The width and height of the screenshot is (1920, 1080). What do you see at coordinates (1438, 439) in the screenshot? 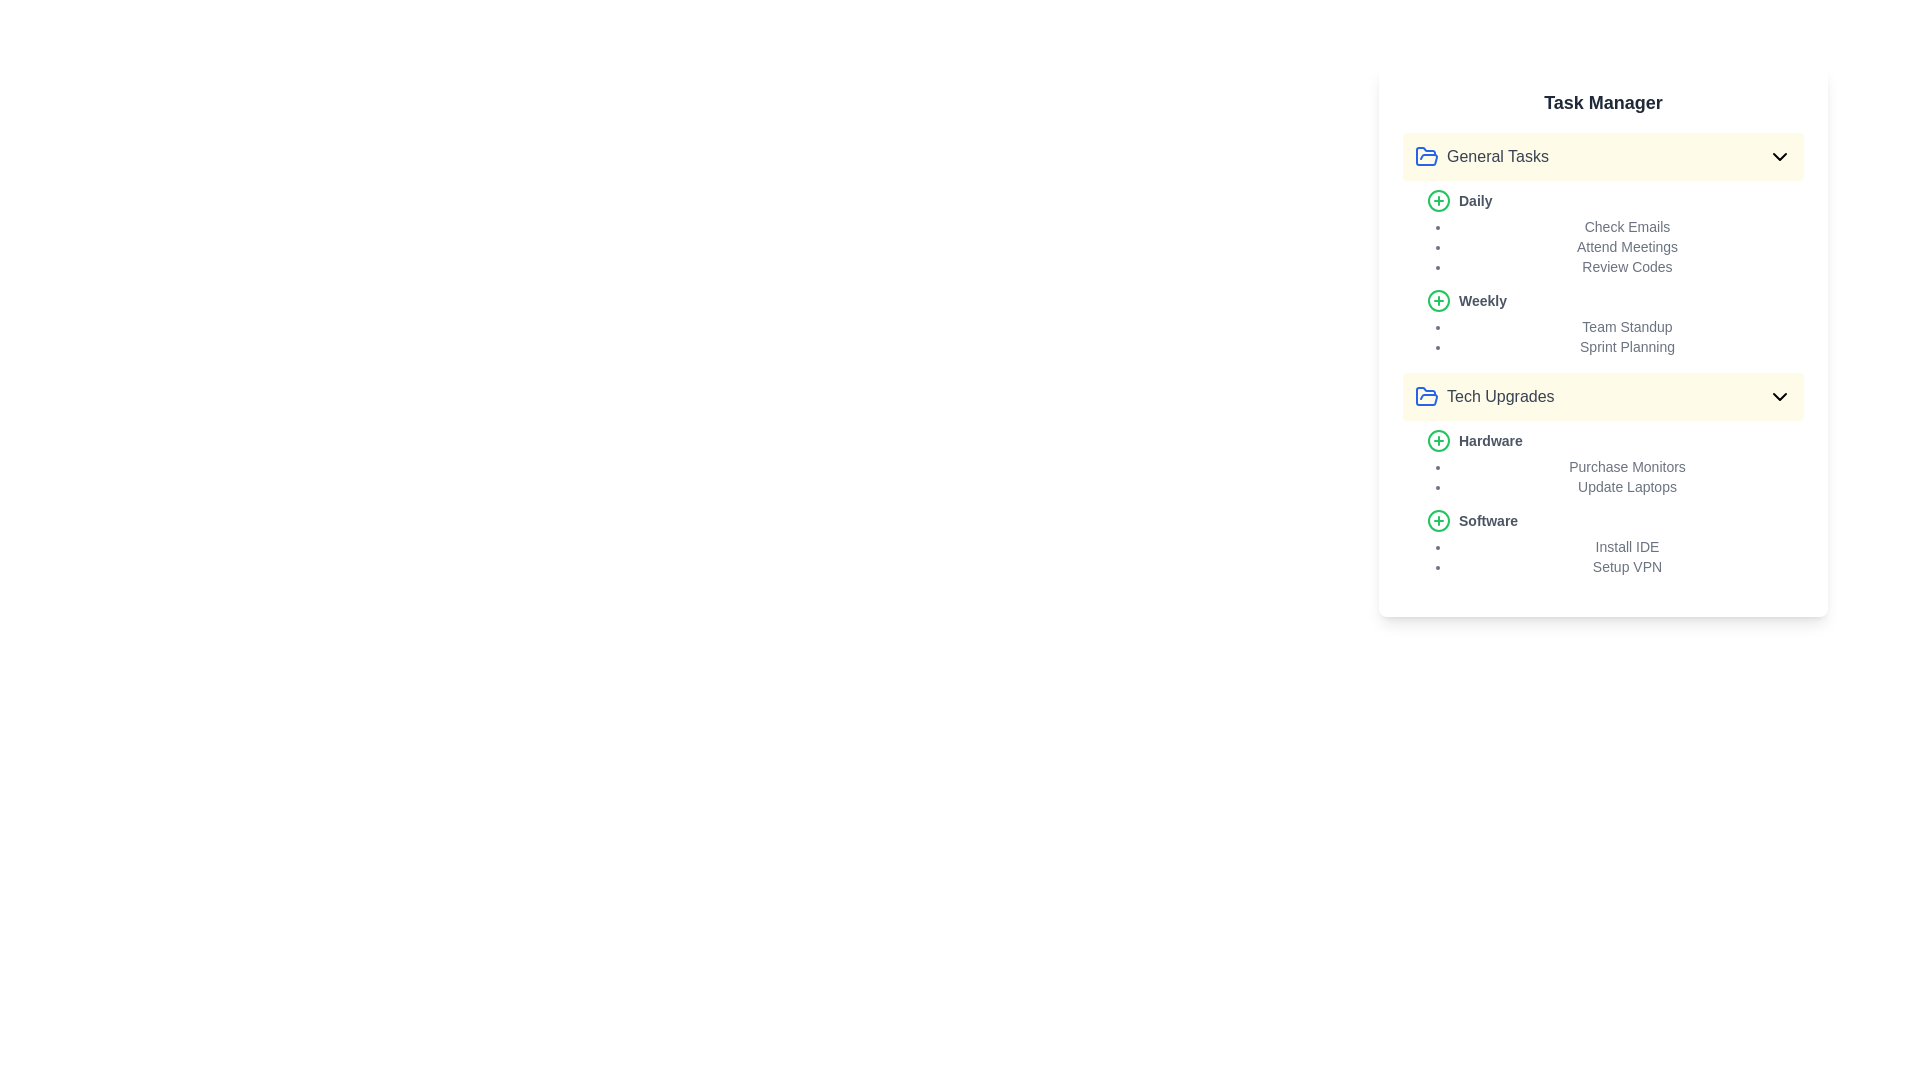
I see `the green circular action icon with a white inner background and a green plus sign, located to the left of the 'Daily' label in the 'General Tasks' section of the task manager panel` at bounding box center [1438, 439].